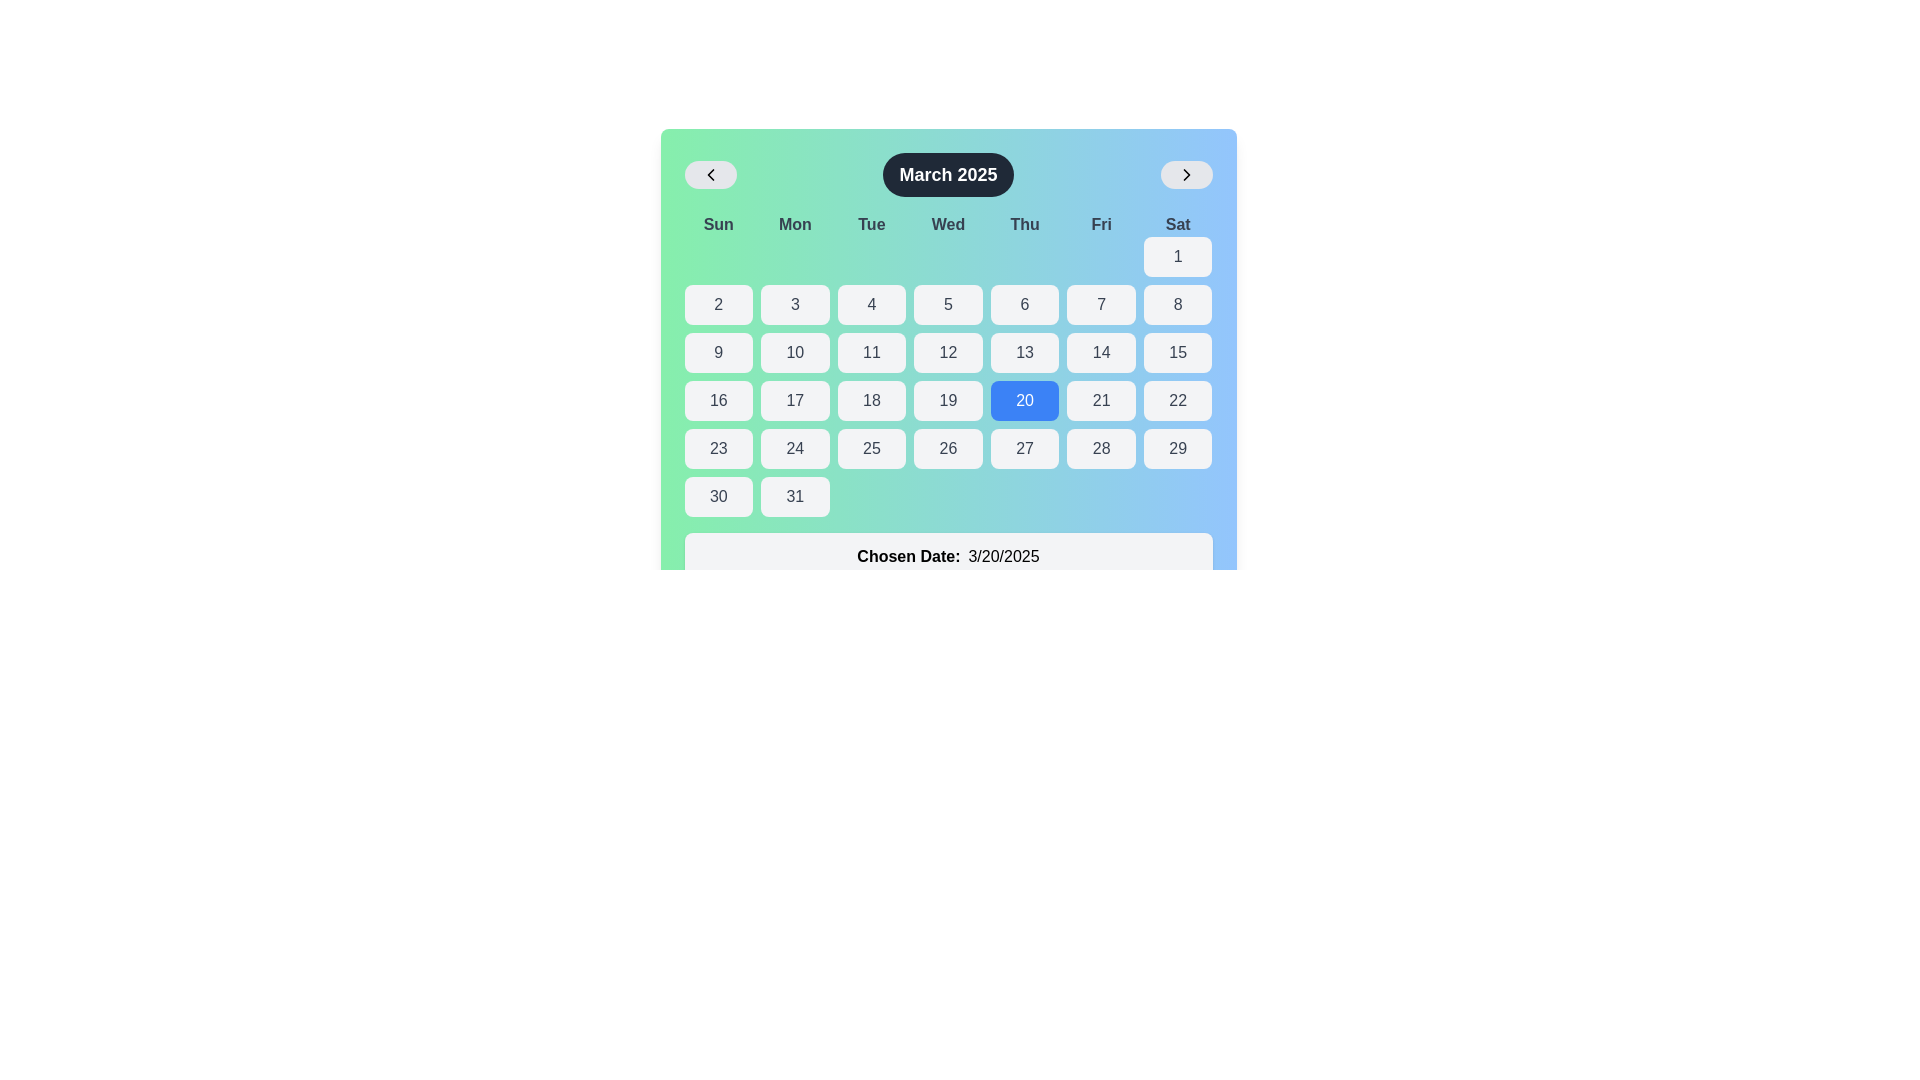  Describe the element at coordinates (1178, 224) in the screenshot. I see `the bolded text label displaying 'Sat', which is the last element in a row of day abbreviations at the top of the calendar interface` at that location.